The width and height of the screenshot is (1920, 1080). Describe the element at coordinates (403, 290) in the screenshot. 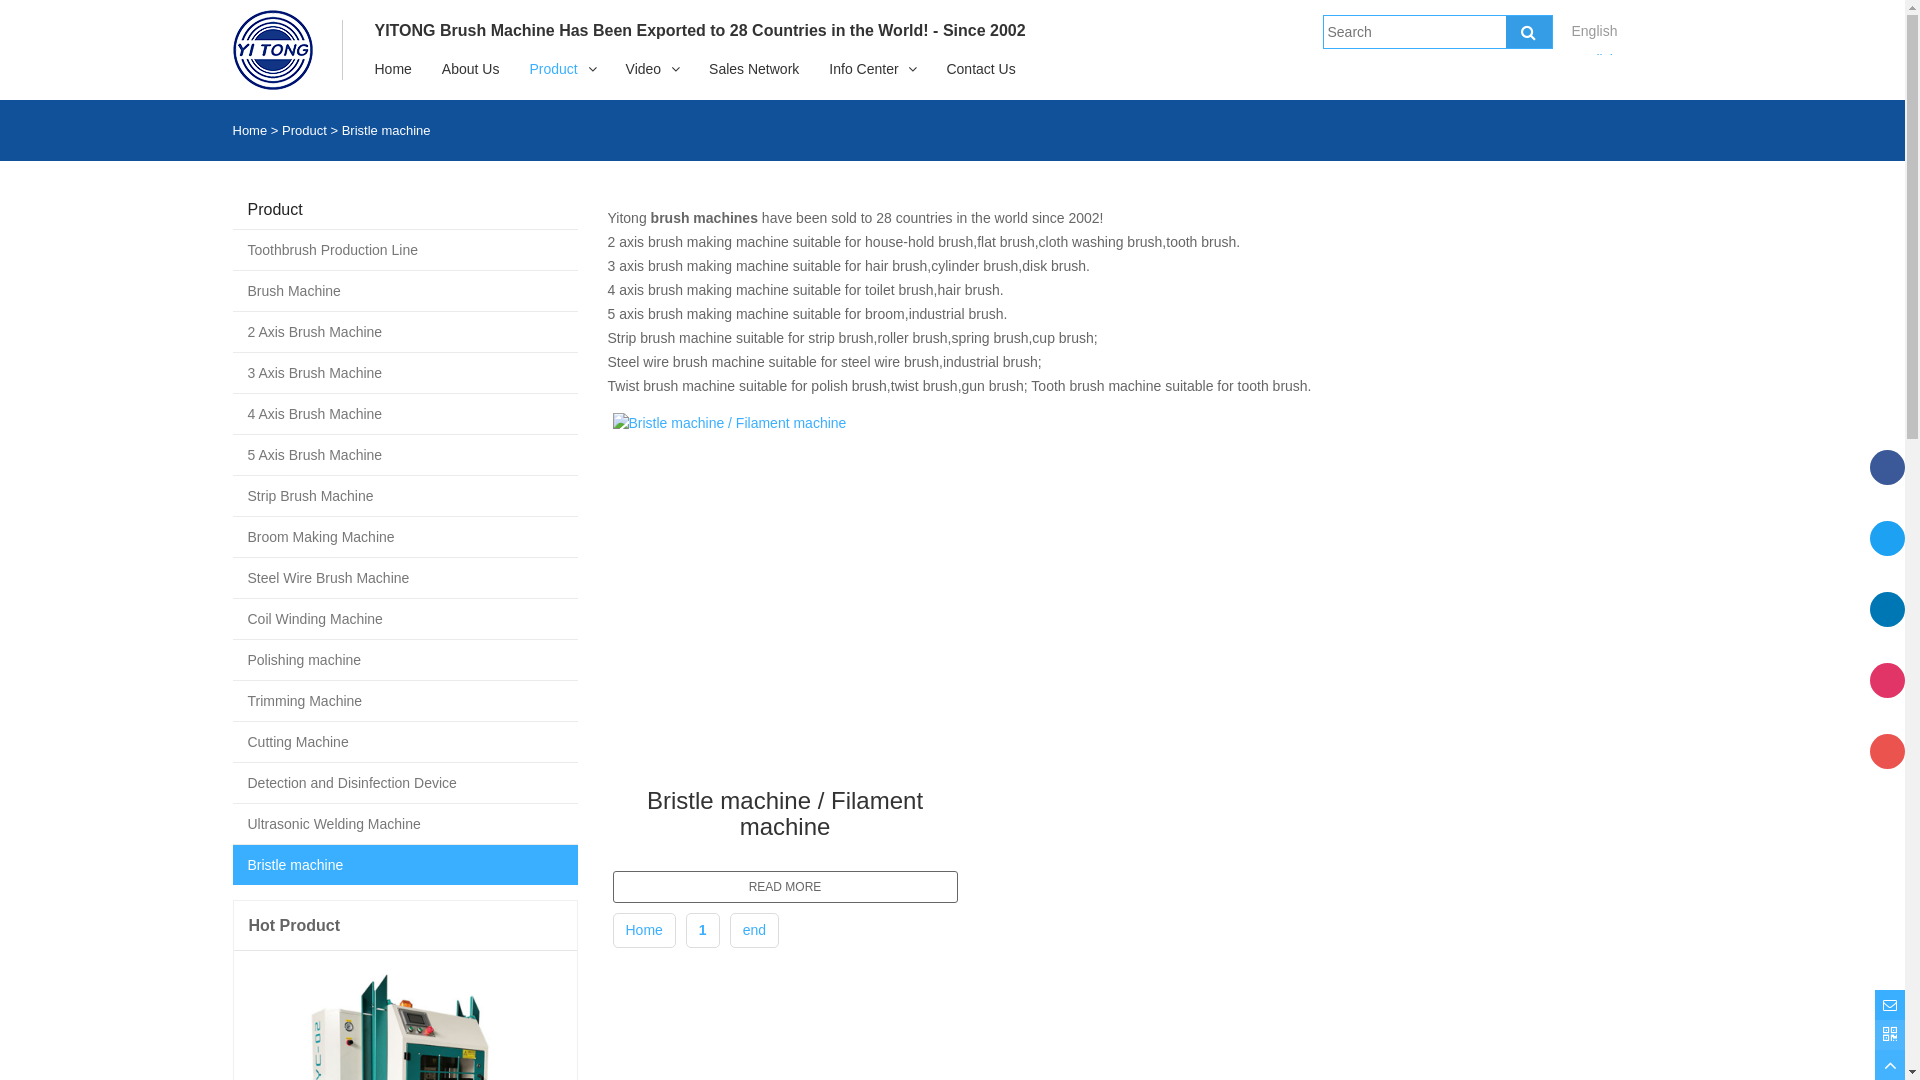

I see `'Brush Machine'` at that location.